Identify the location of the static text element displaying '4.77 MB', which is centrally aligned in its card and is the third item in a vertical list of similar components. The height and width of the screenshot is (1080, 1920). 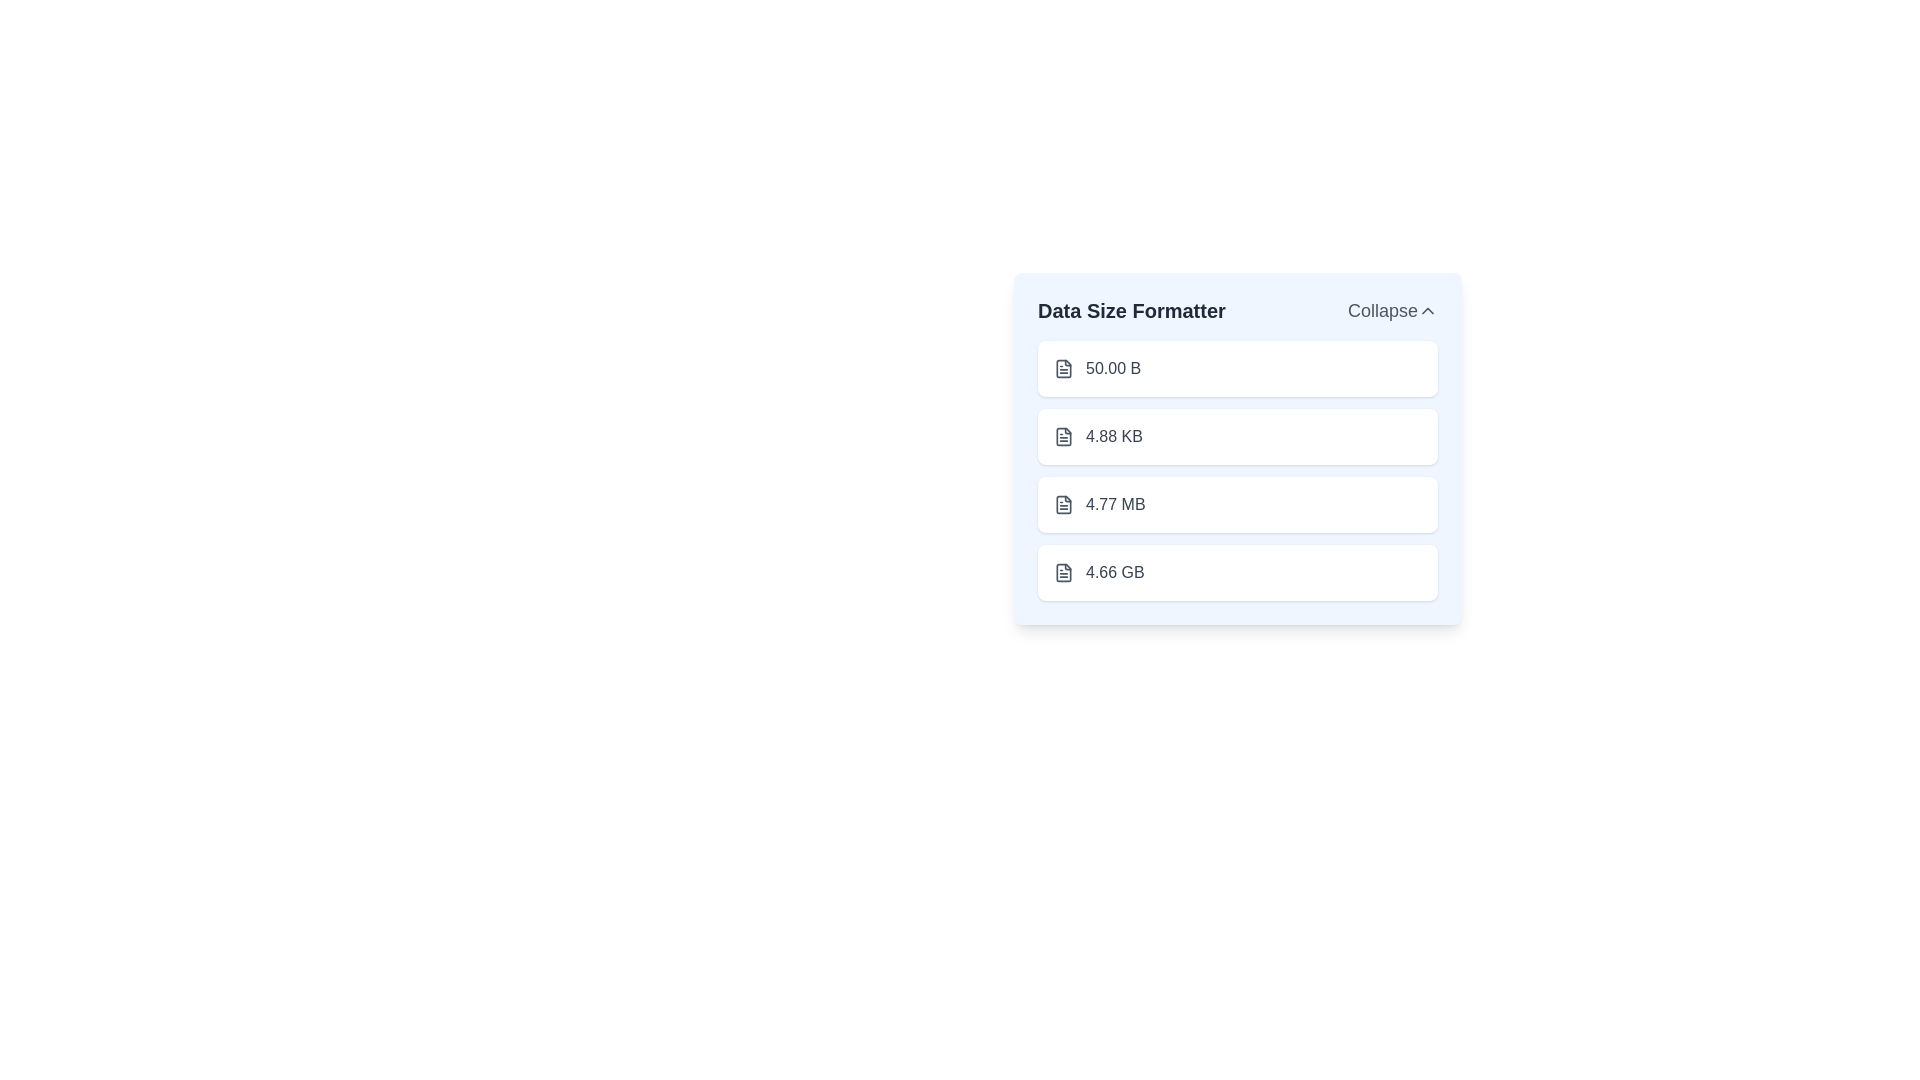
(1114, 504).